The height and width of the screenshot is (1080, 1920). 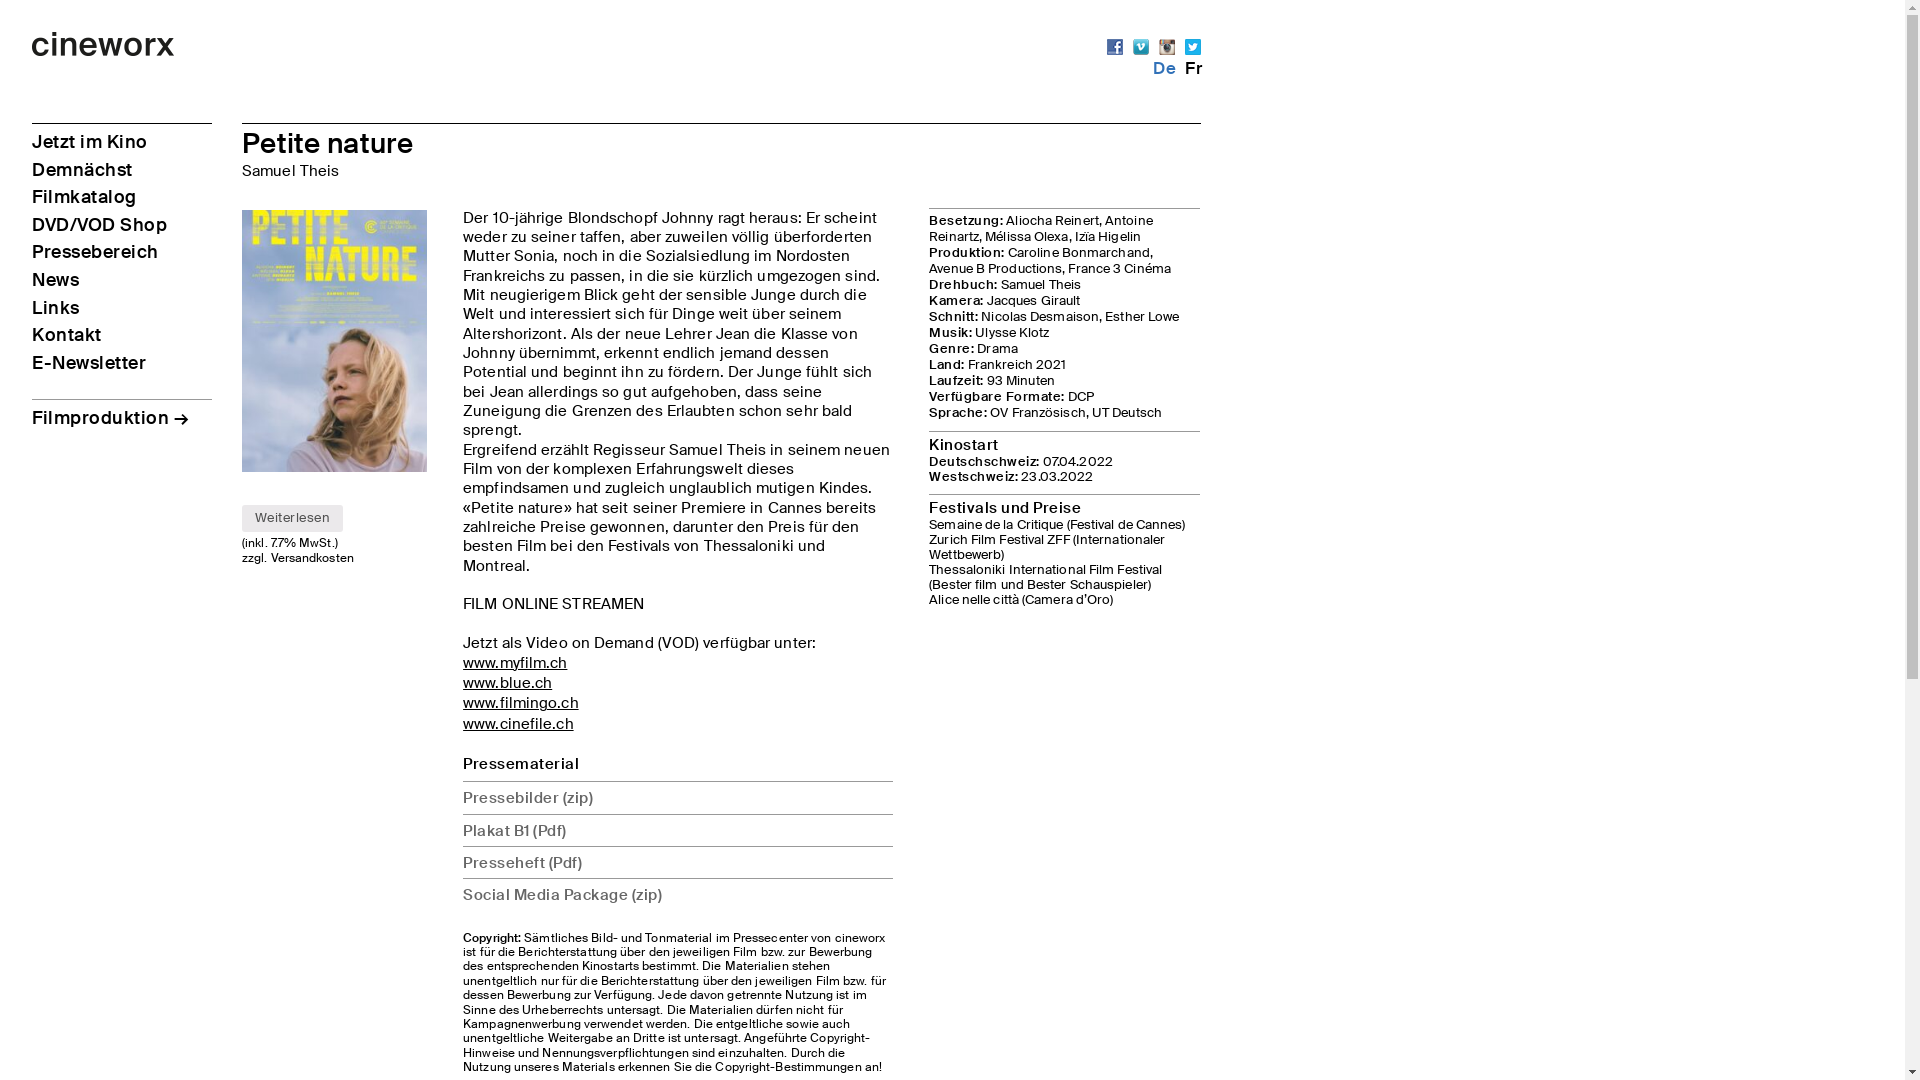 I want to click on 'www.myfilm.ch', so click(x=514, y=662).